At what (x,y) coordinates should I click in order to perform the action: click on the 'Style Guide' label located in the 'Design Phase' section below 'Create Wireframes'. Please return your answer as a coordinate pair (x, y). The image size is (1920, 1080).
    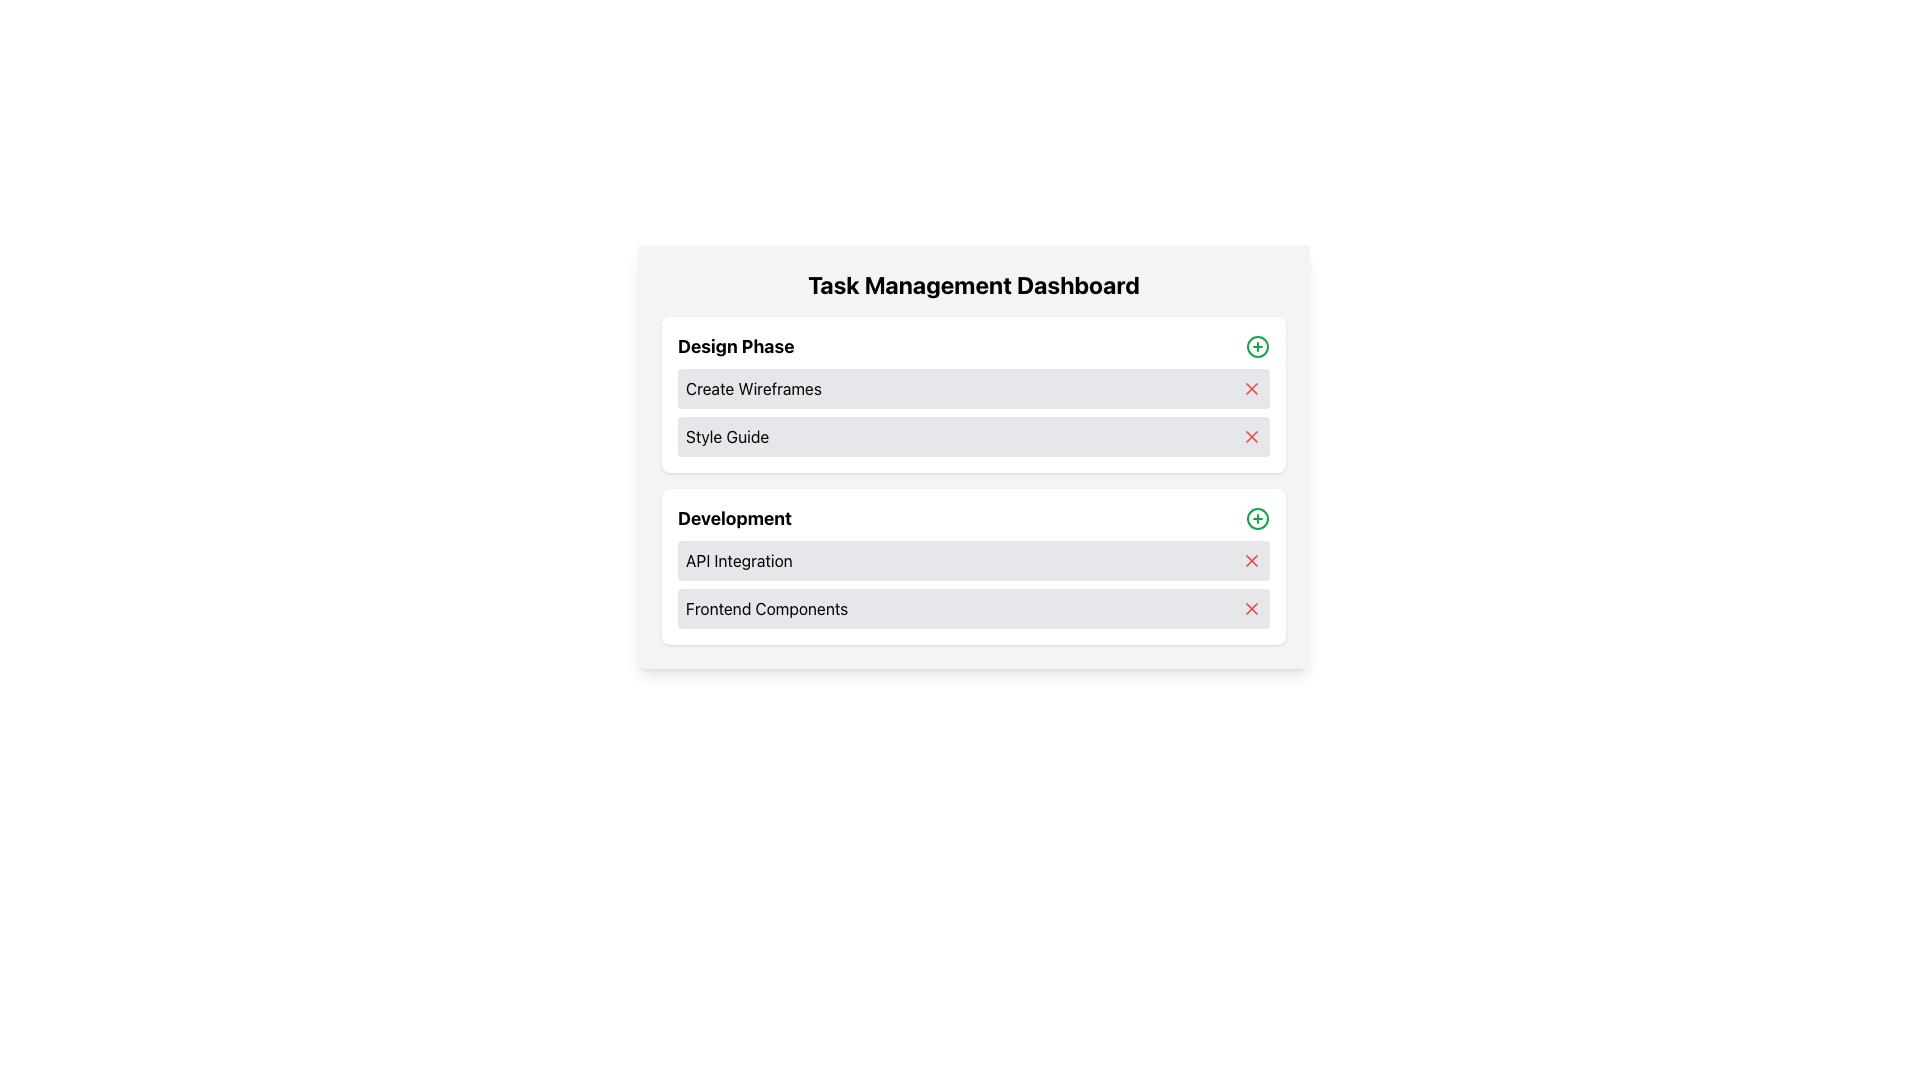
    Looking at the image, I should click on (726, 435).